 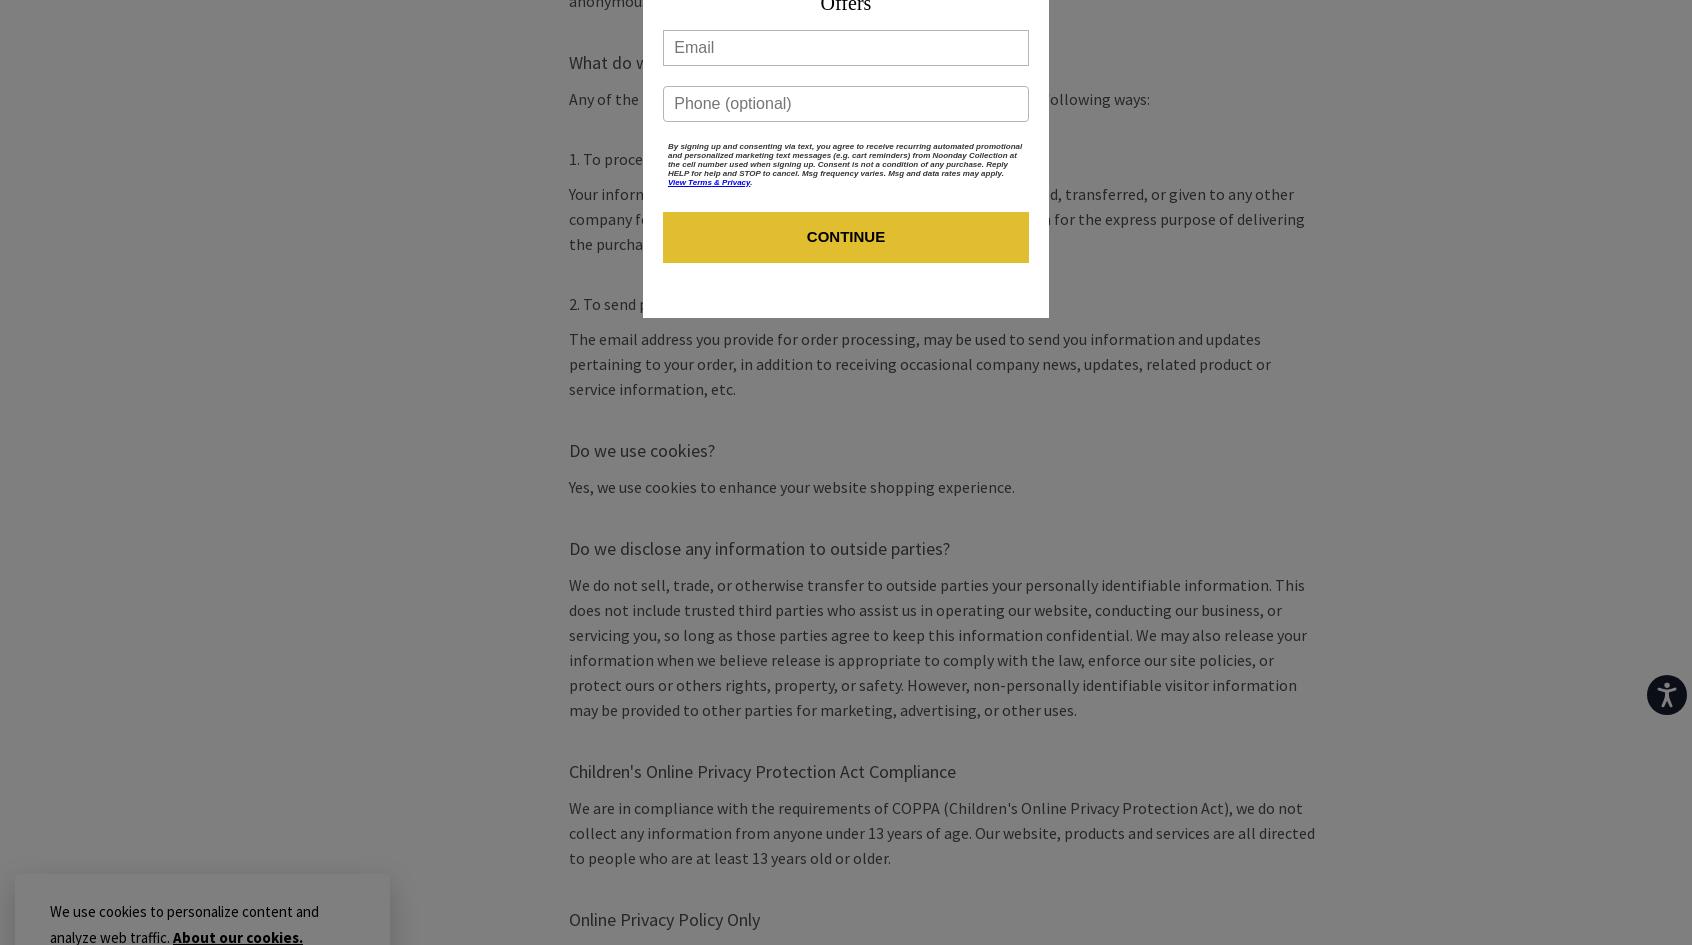 I want to click on 'We do not sell, trade, or otherwise transfer to outside parties your personally identifiable information. This does not include trusted third parties who assist us in operating our website, conducting our business, or servicing you, so long as those parties agree to keep this information confidential. We may also release your information when we believe release is appropriate to comply with the law, enforce our site policies, or protect ours or others rights, property, or safety. However, non-personally identifiable visitor information may be provided to other parties for marketing, advertising, or other uses.', so click(x=937, y=646).